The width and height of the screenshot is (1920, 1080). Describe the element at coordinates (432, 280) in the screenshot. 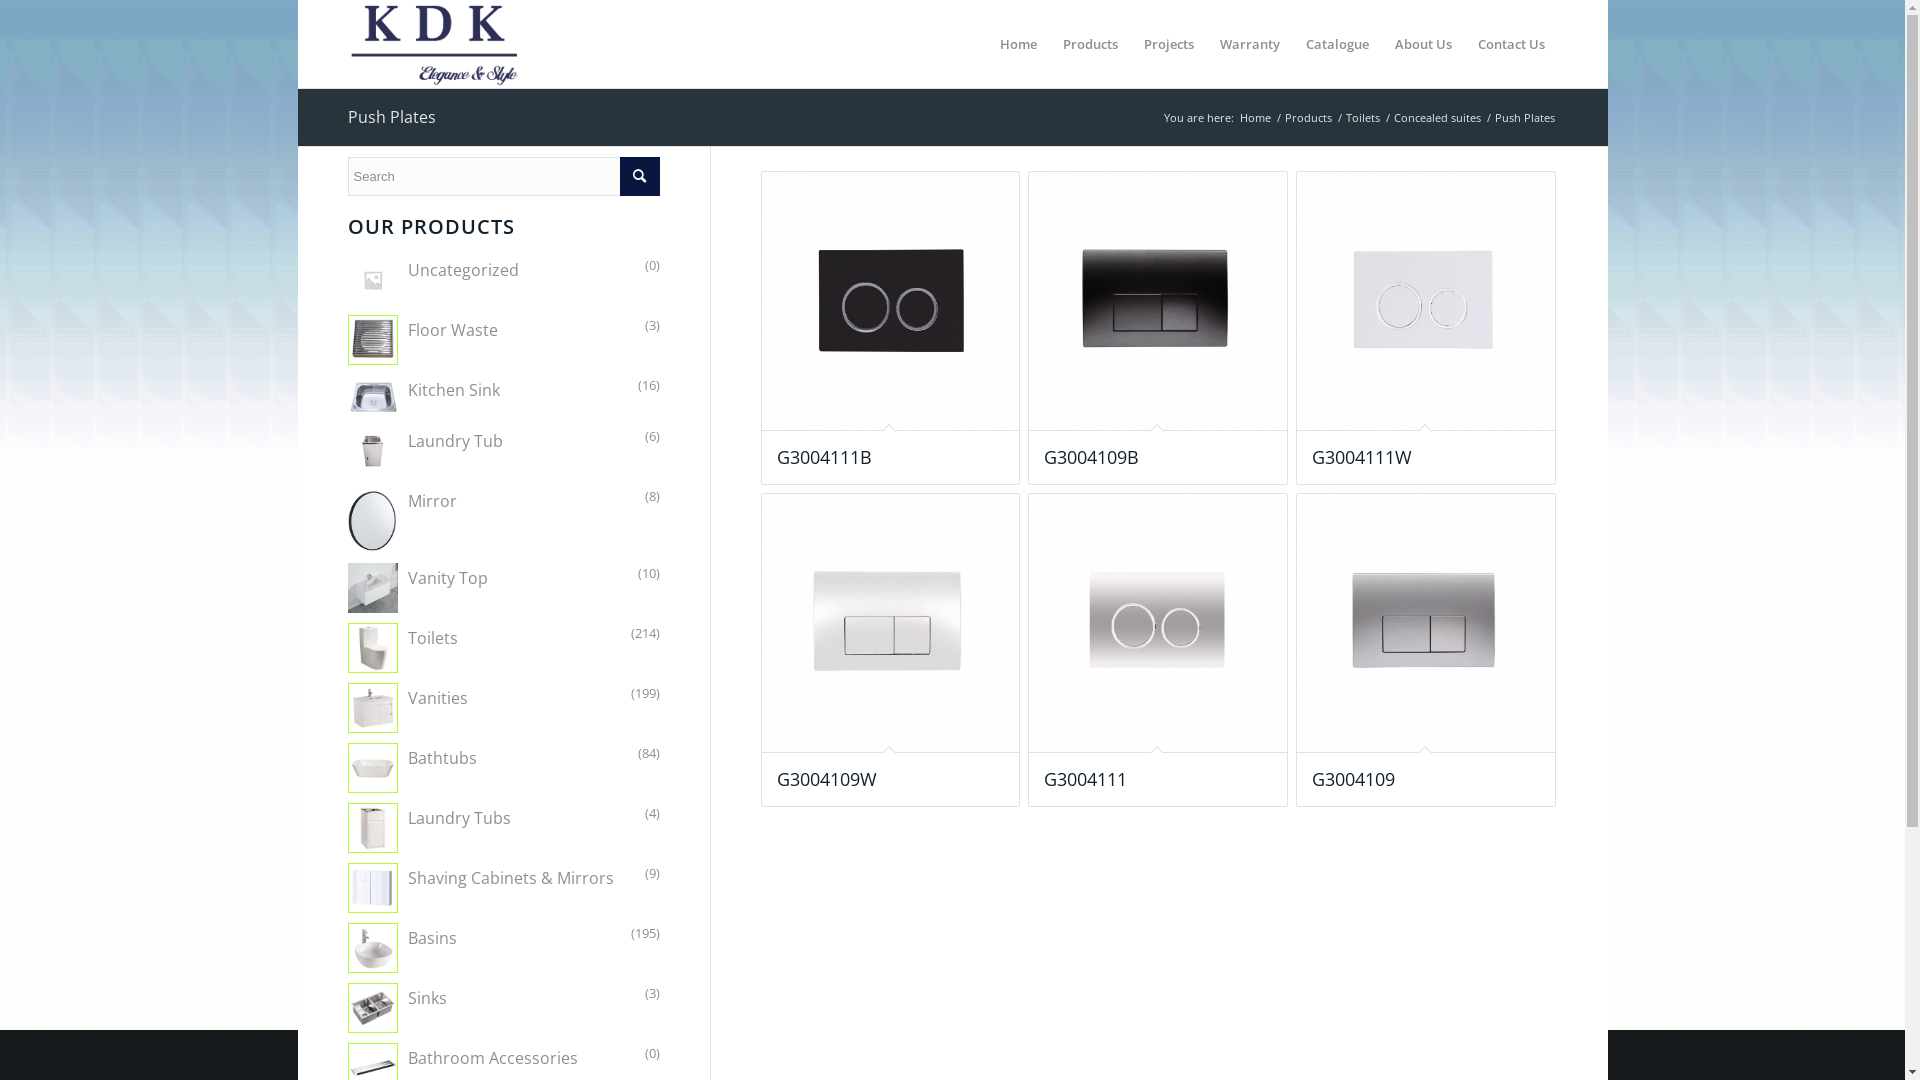

I see `'Uncategorized'` at that location.